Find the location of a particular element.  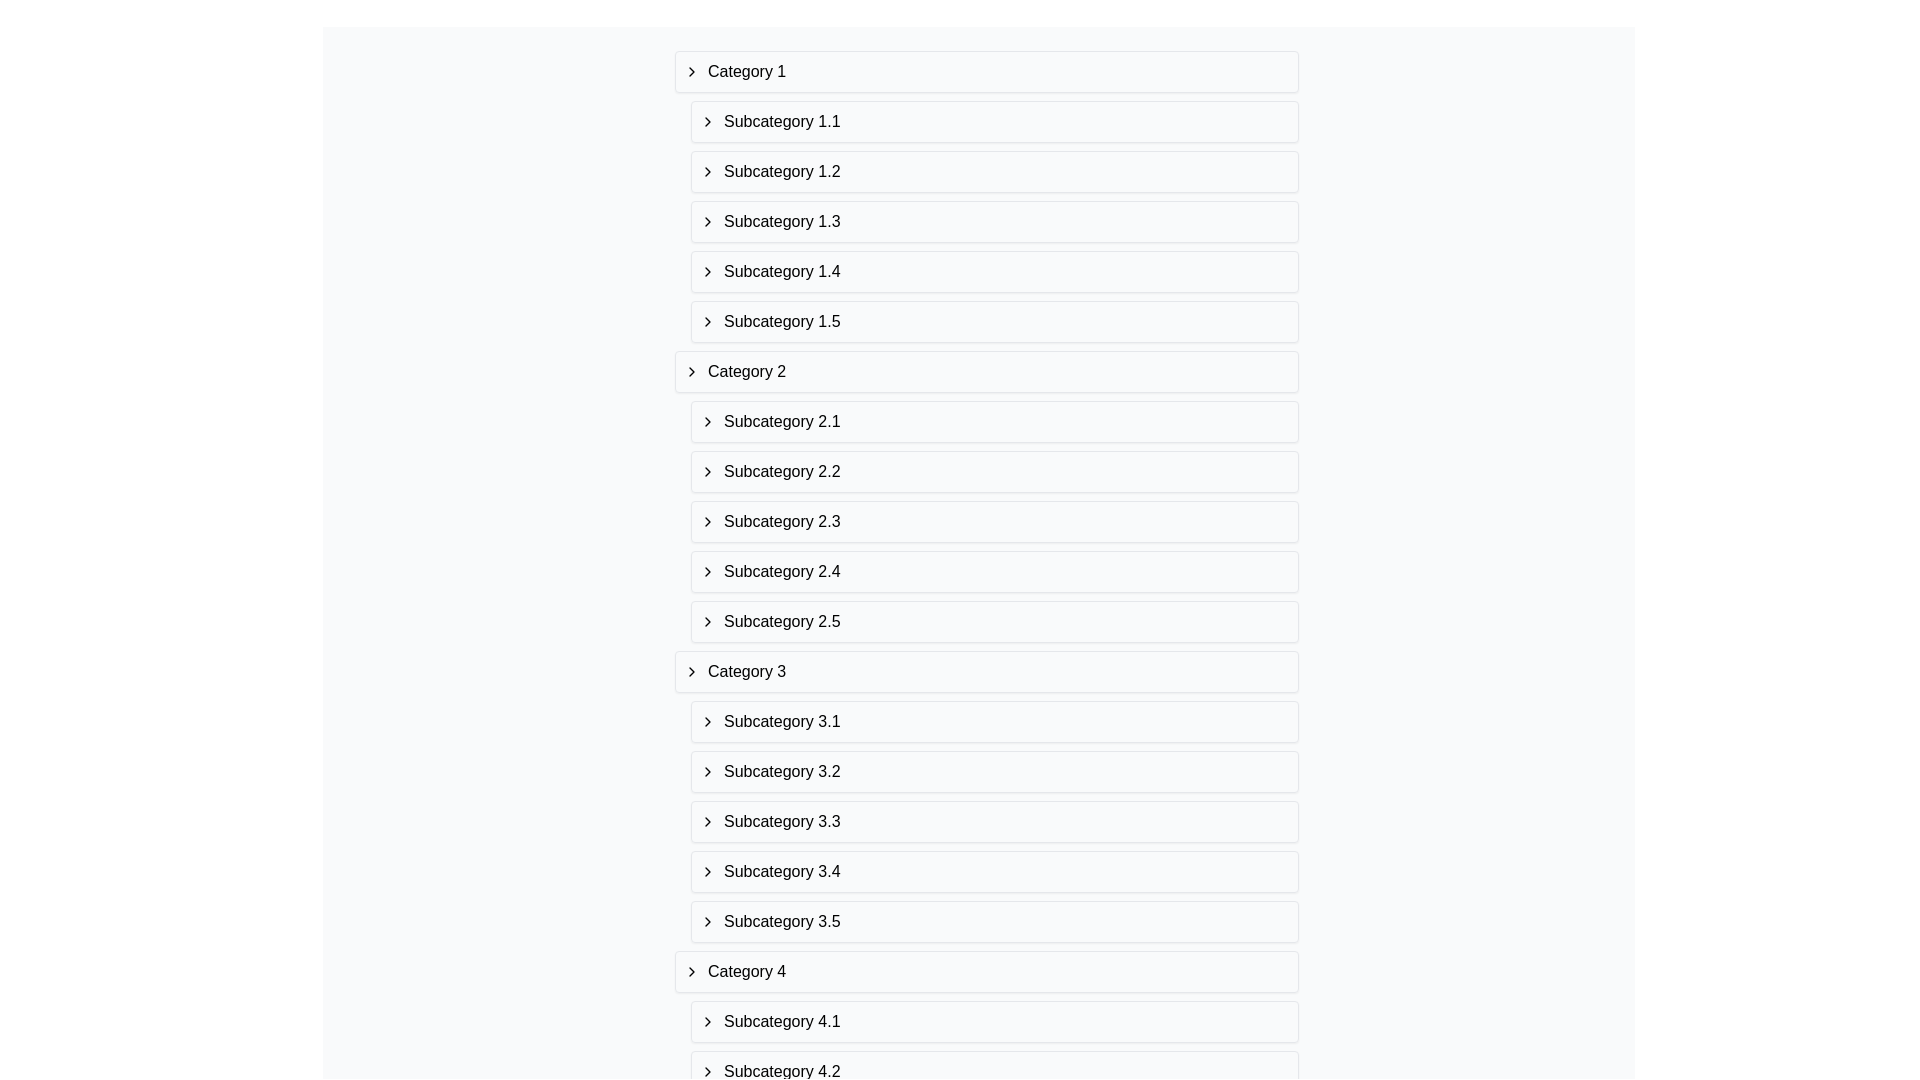

interactive icon for accessibility that serves as a visual indicator to expand details related to 'Subcategory 3.4', located immediately after 'Subcategory 3.3' and before 'Subcategory 3.5' is located at coordinates (708, 870).